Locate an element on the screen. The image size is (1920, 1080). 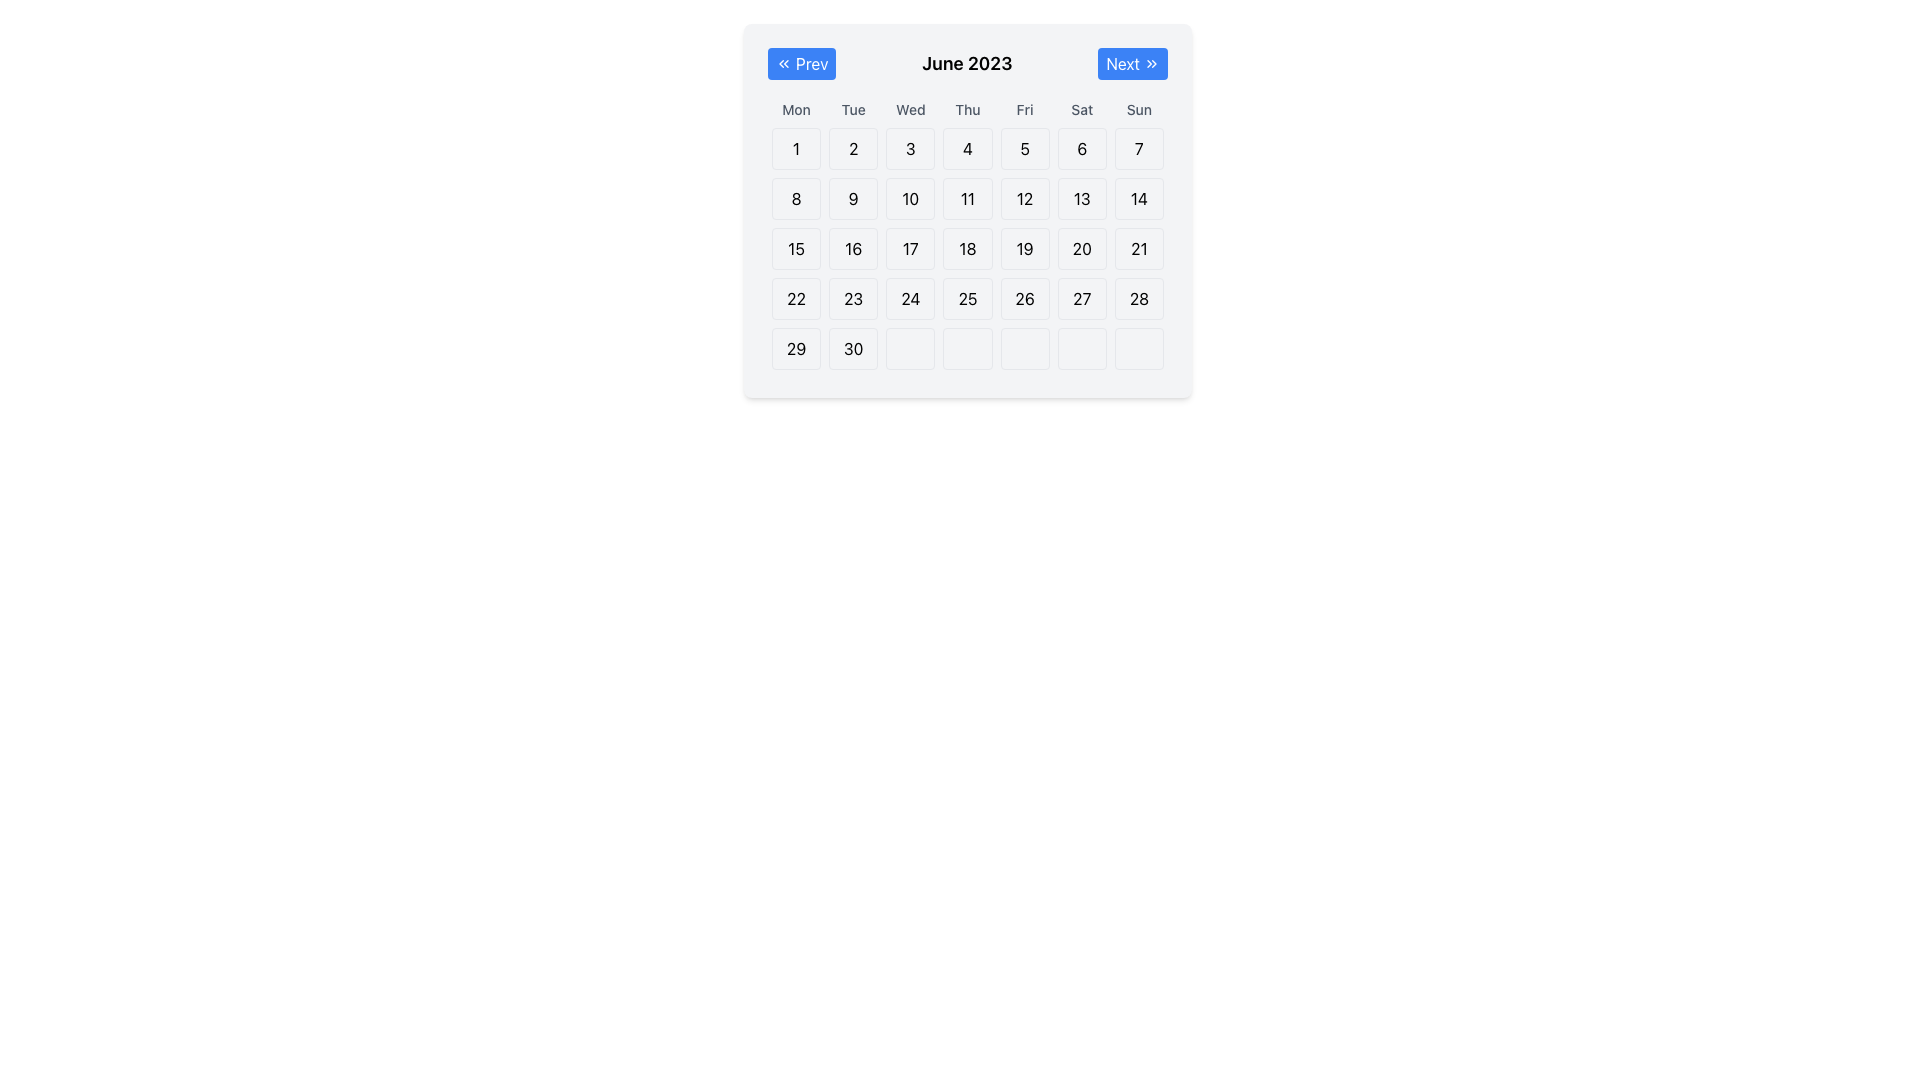
the third button representing the third day of the week in the calendar is located at coordinates (909, 148).